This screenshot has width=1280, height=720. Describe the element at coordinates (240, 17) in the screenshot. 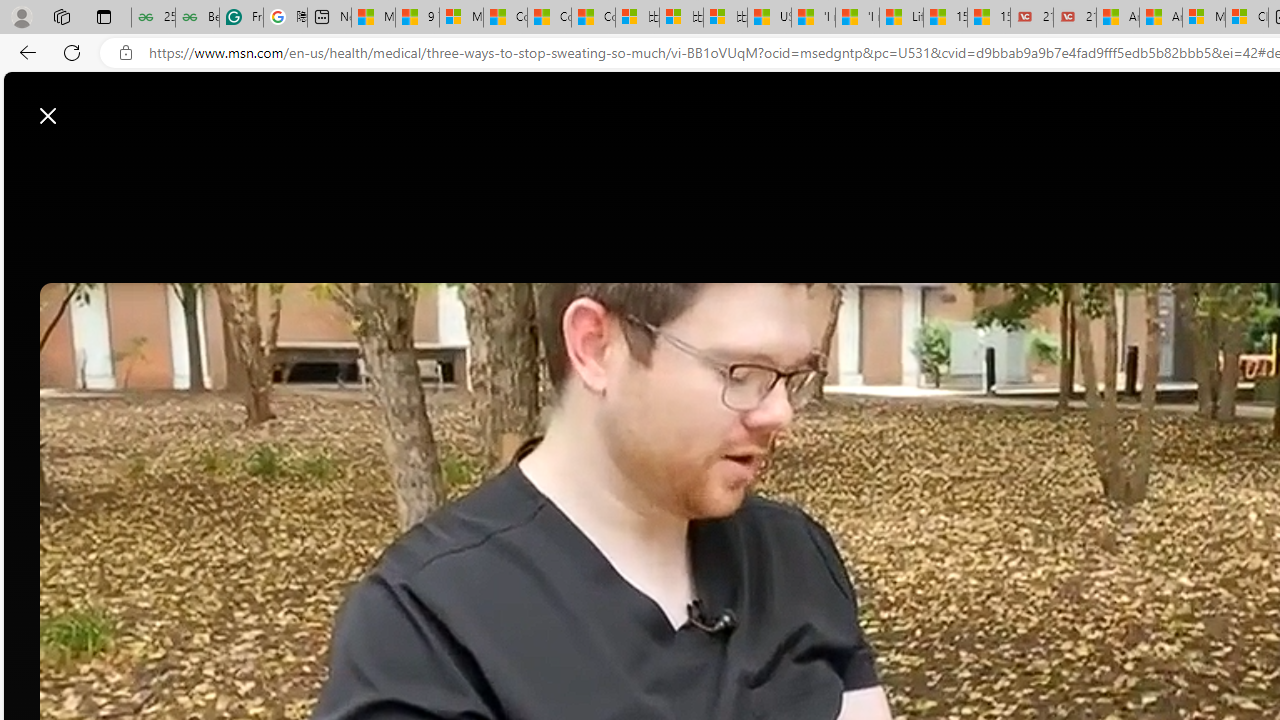

I see `'Free AI Writing Assistance for Students | Grammarly'` at that location.